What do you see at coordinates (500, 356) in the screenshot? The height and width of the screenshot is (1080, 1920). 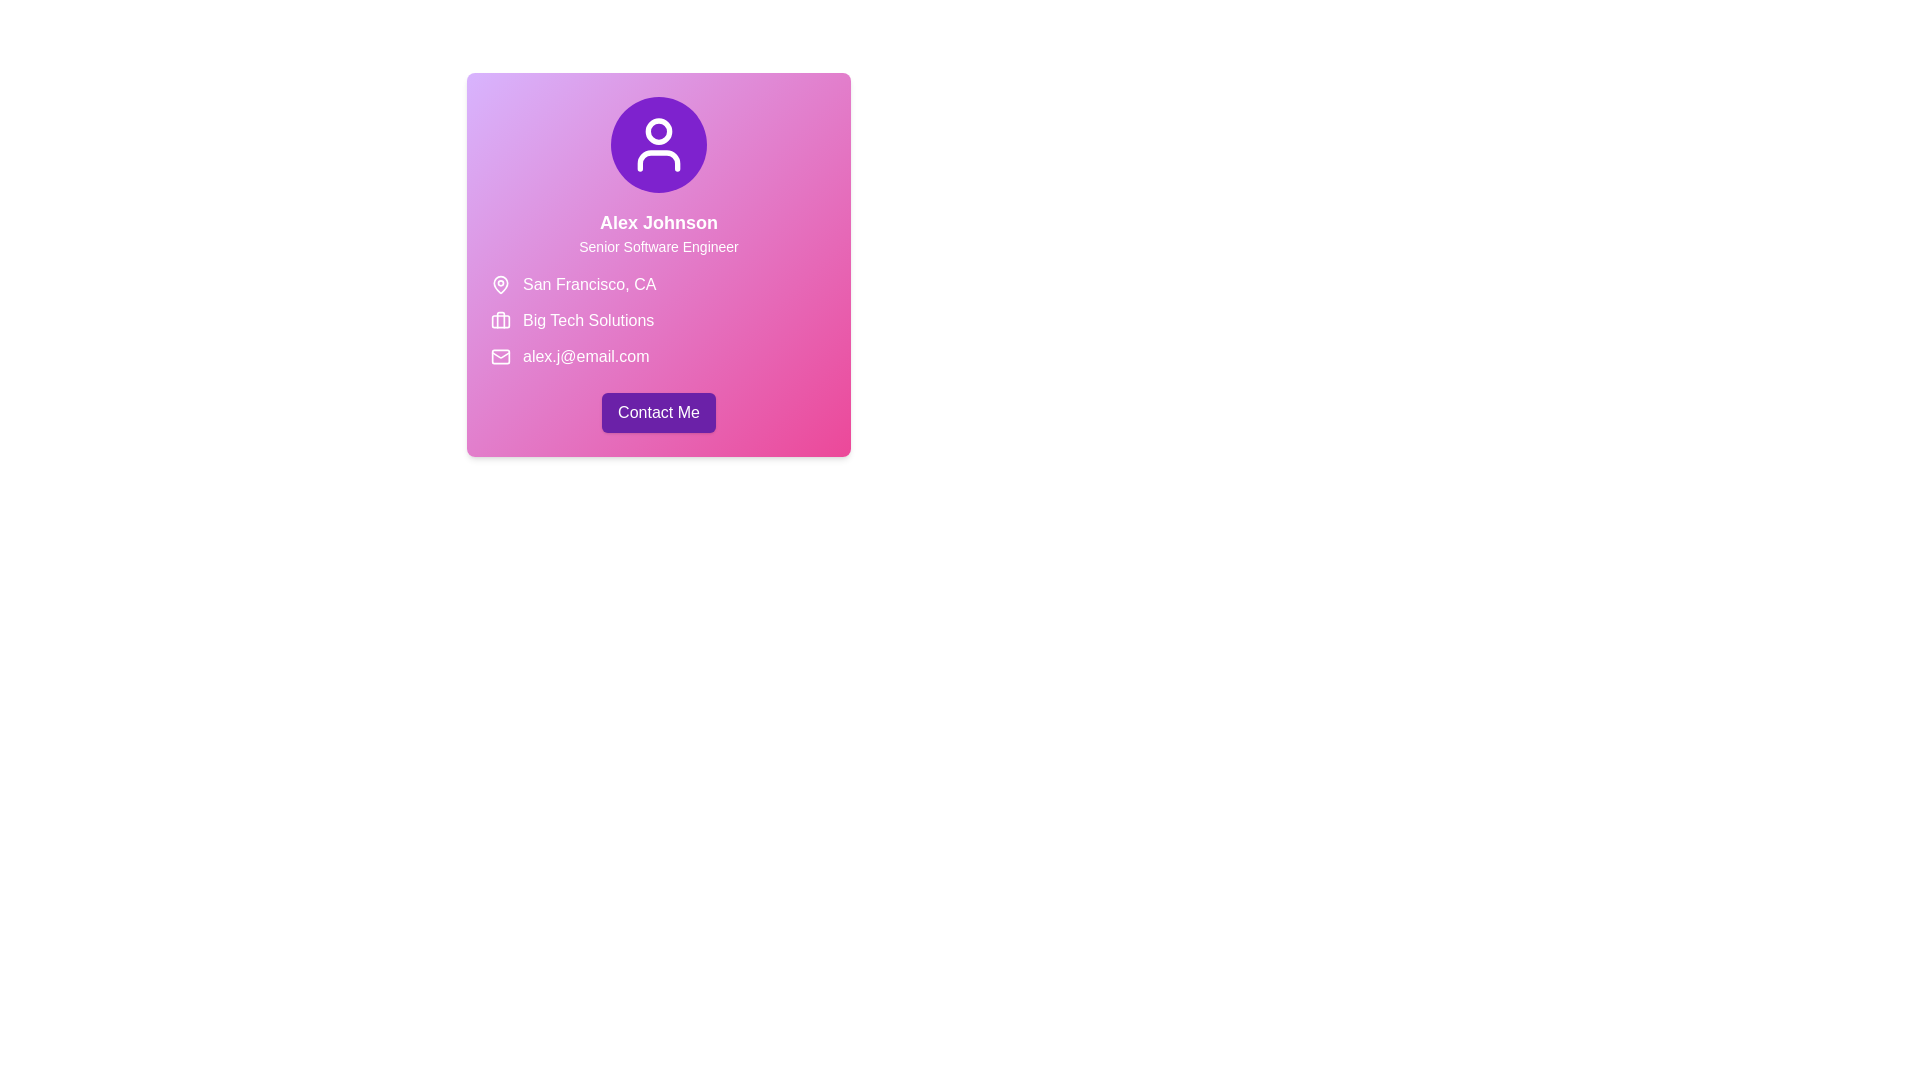 I see `the icon that visually indicates the email address 'alex.j@email.com', located to the left of the email text under user contact information` at bounding box center [500, 356].